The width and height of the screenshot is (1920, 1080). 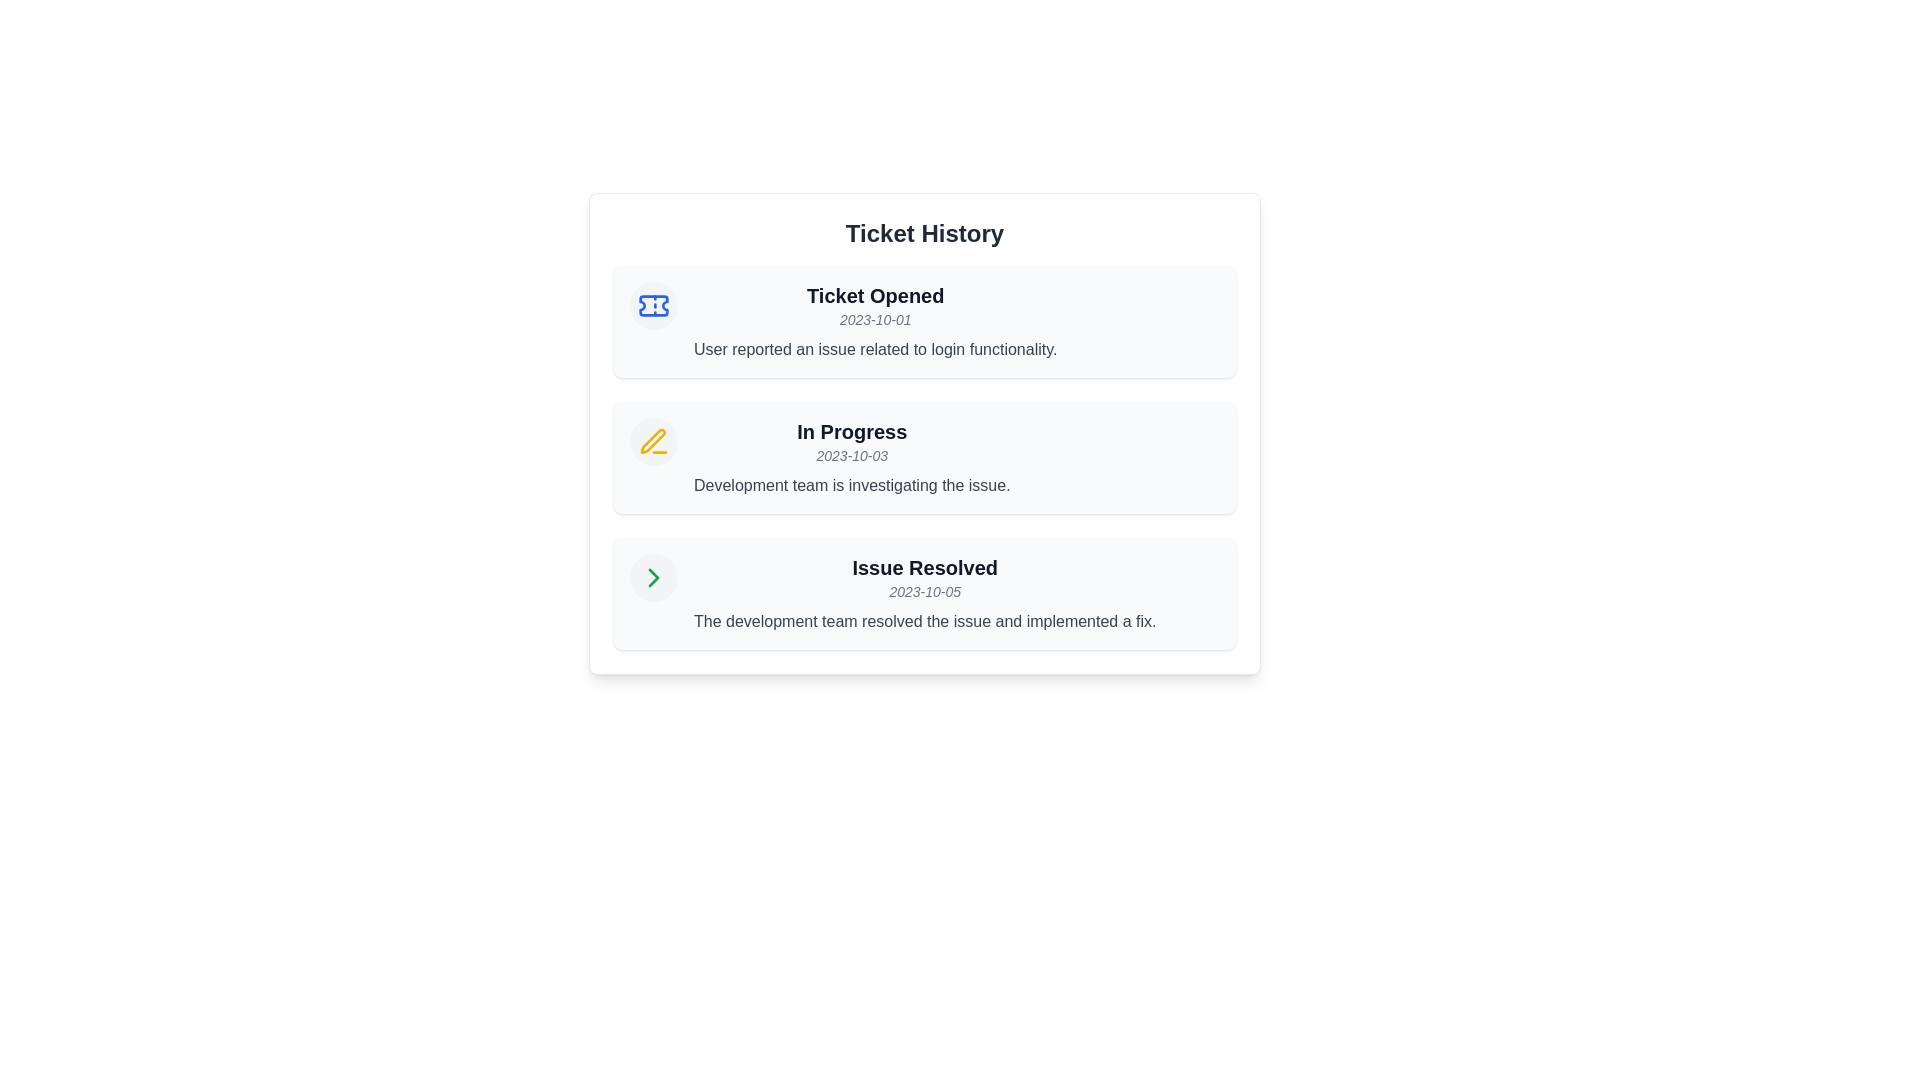 I want to click on the 'In Progress' status indicator icon located in the upper-left corner of the Ticket History interface, so click(x=653, y=441).